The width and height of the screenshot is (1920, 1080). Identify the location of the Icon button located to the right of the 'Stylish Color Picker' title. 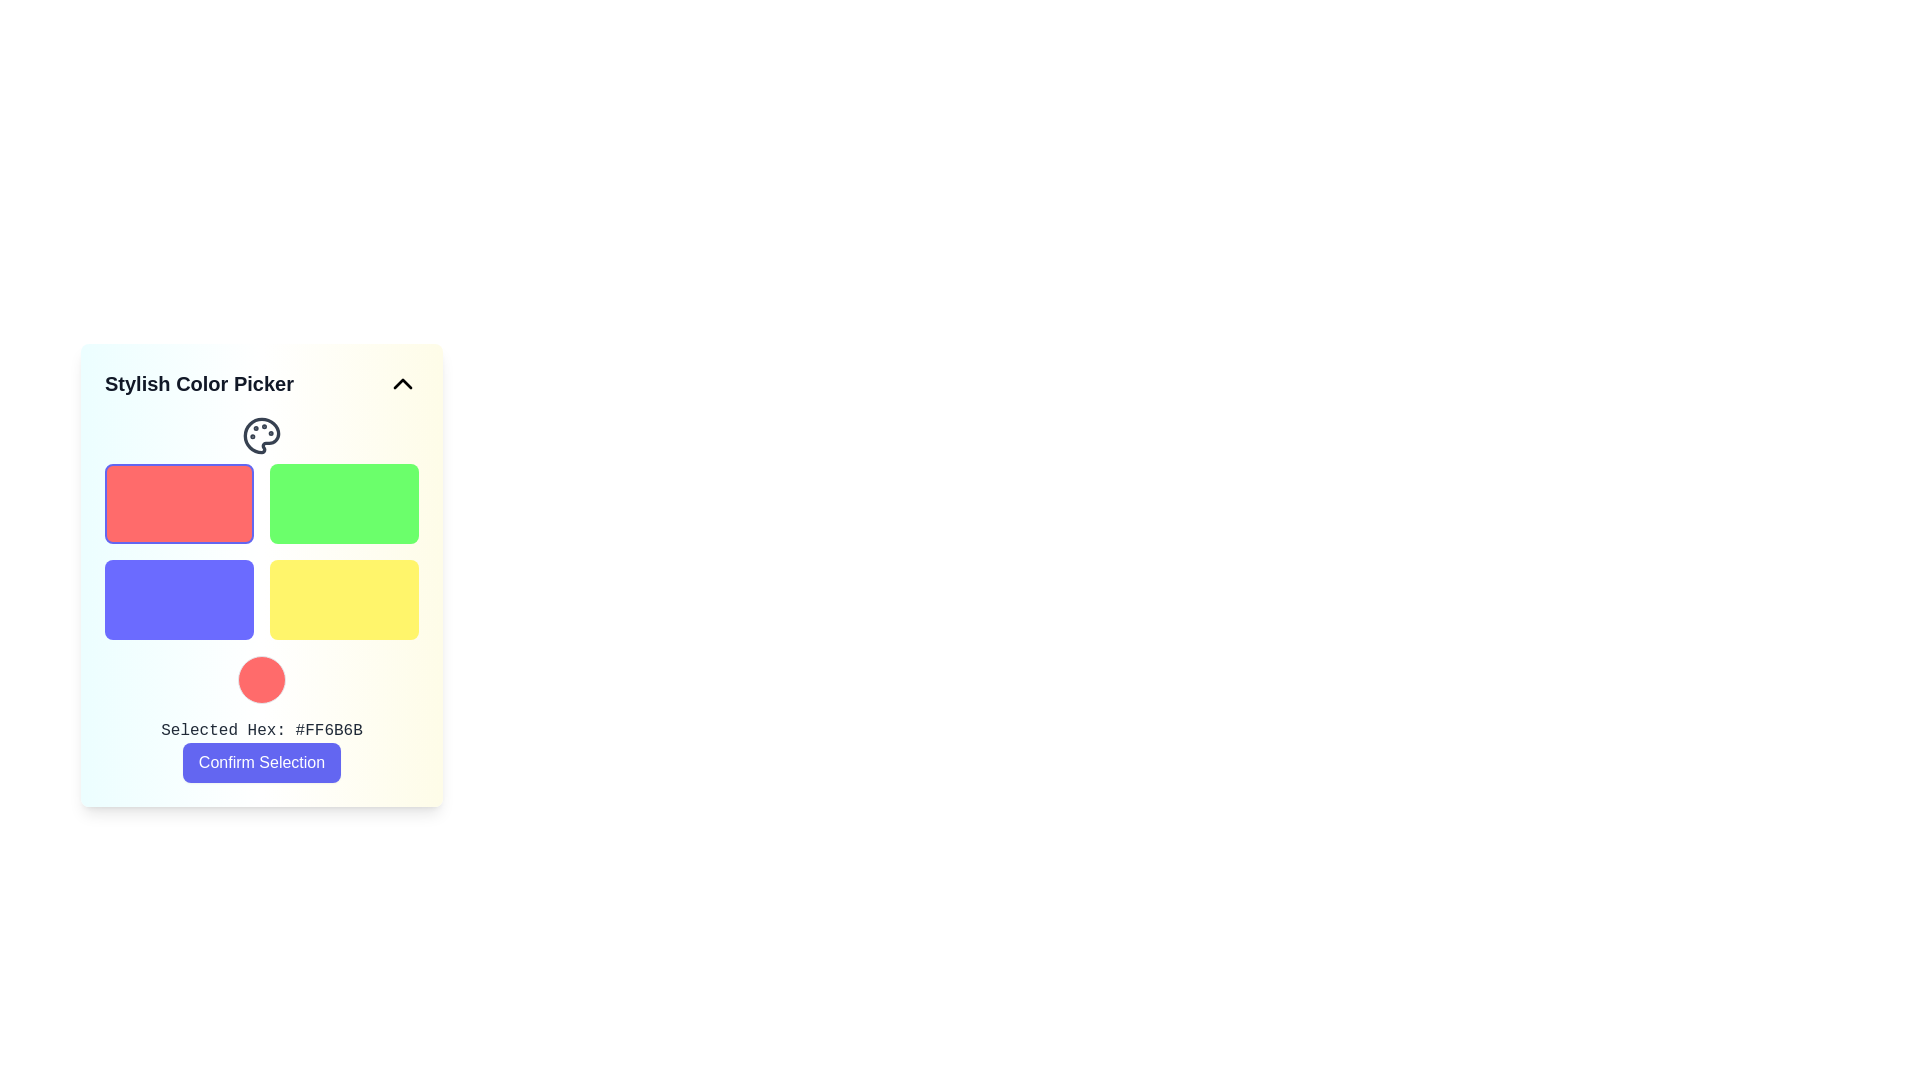
(402, 384).